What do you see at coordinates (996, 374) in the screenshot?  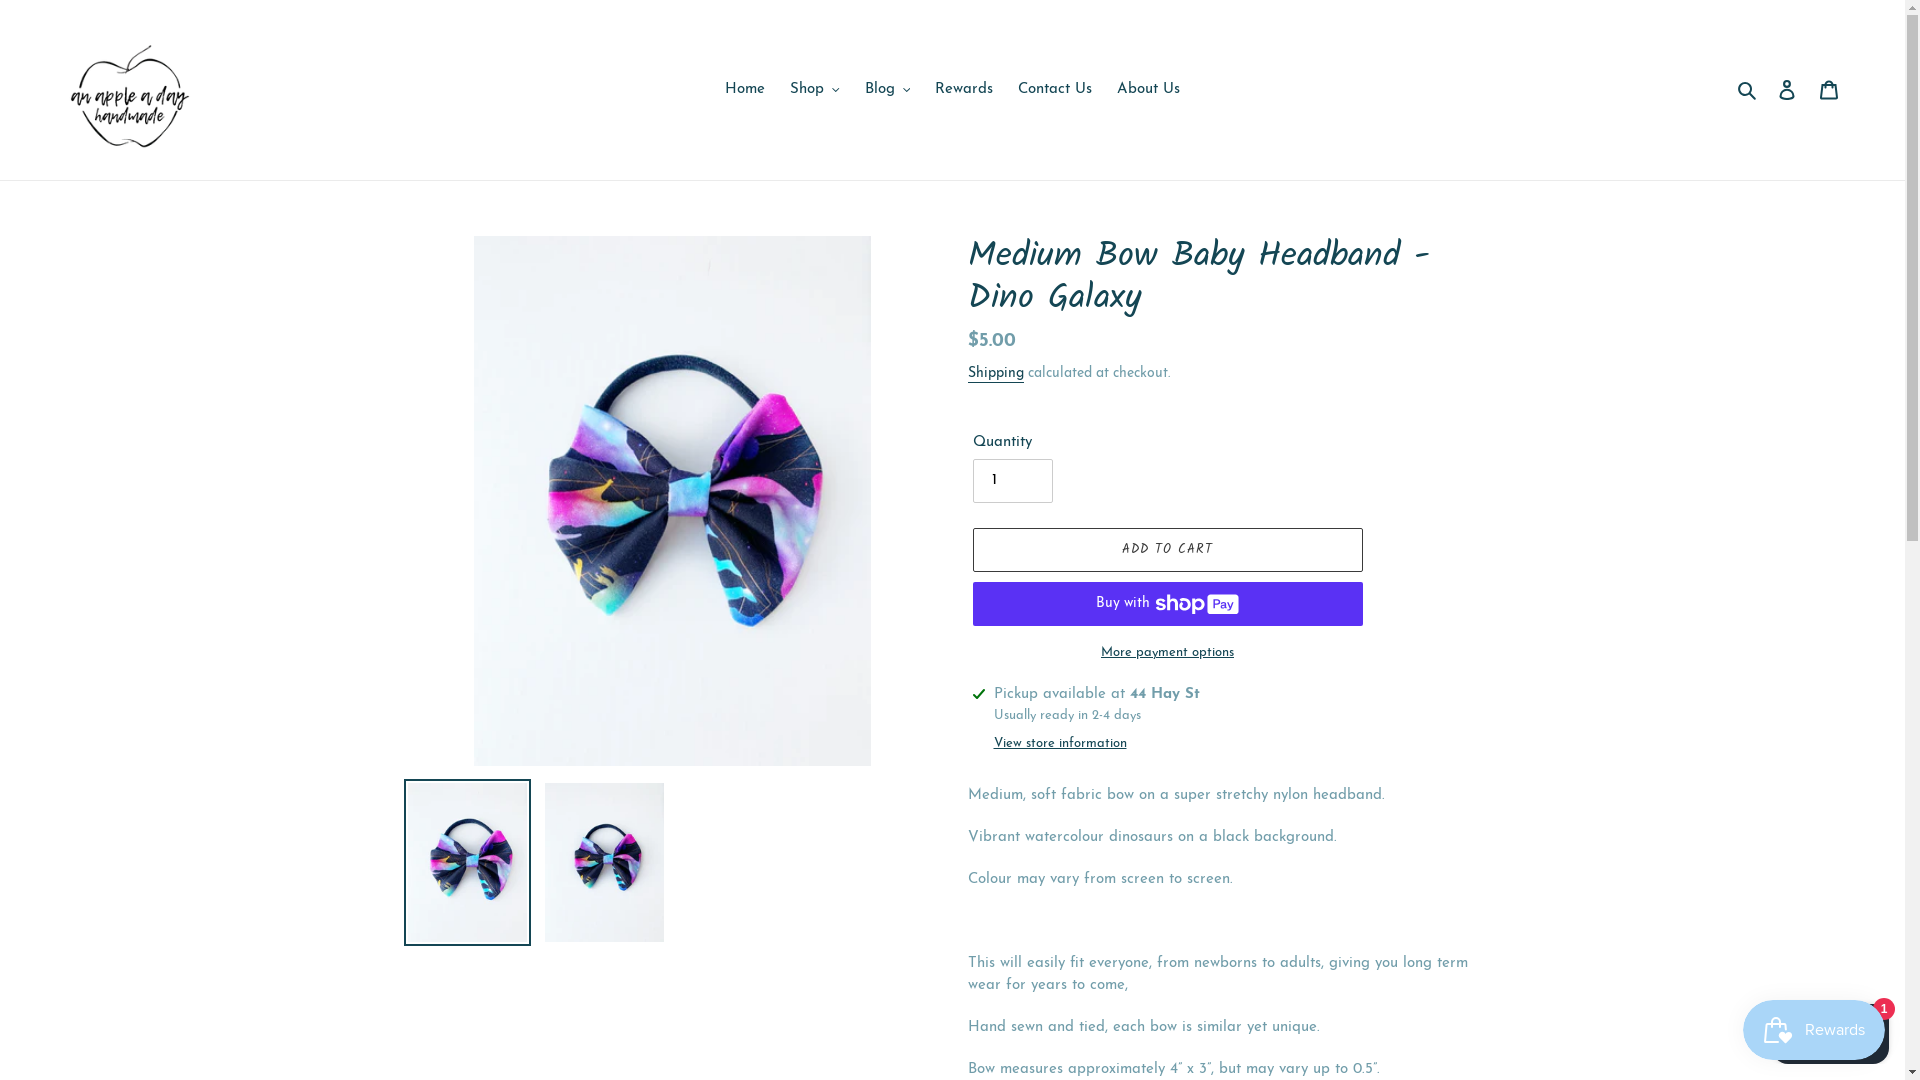 I see `'Shipping'` at bounding box center [996, 374].